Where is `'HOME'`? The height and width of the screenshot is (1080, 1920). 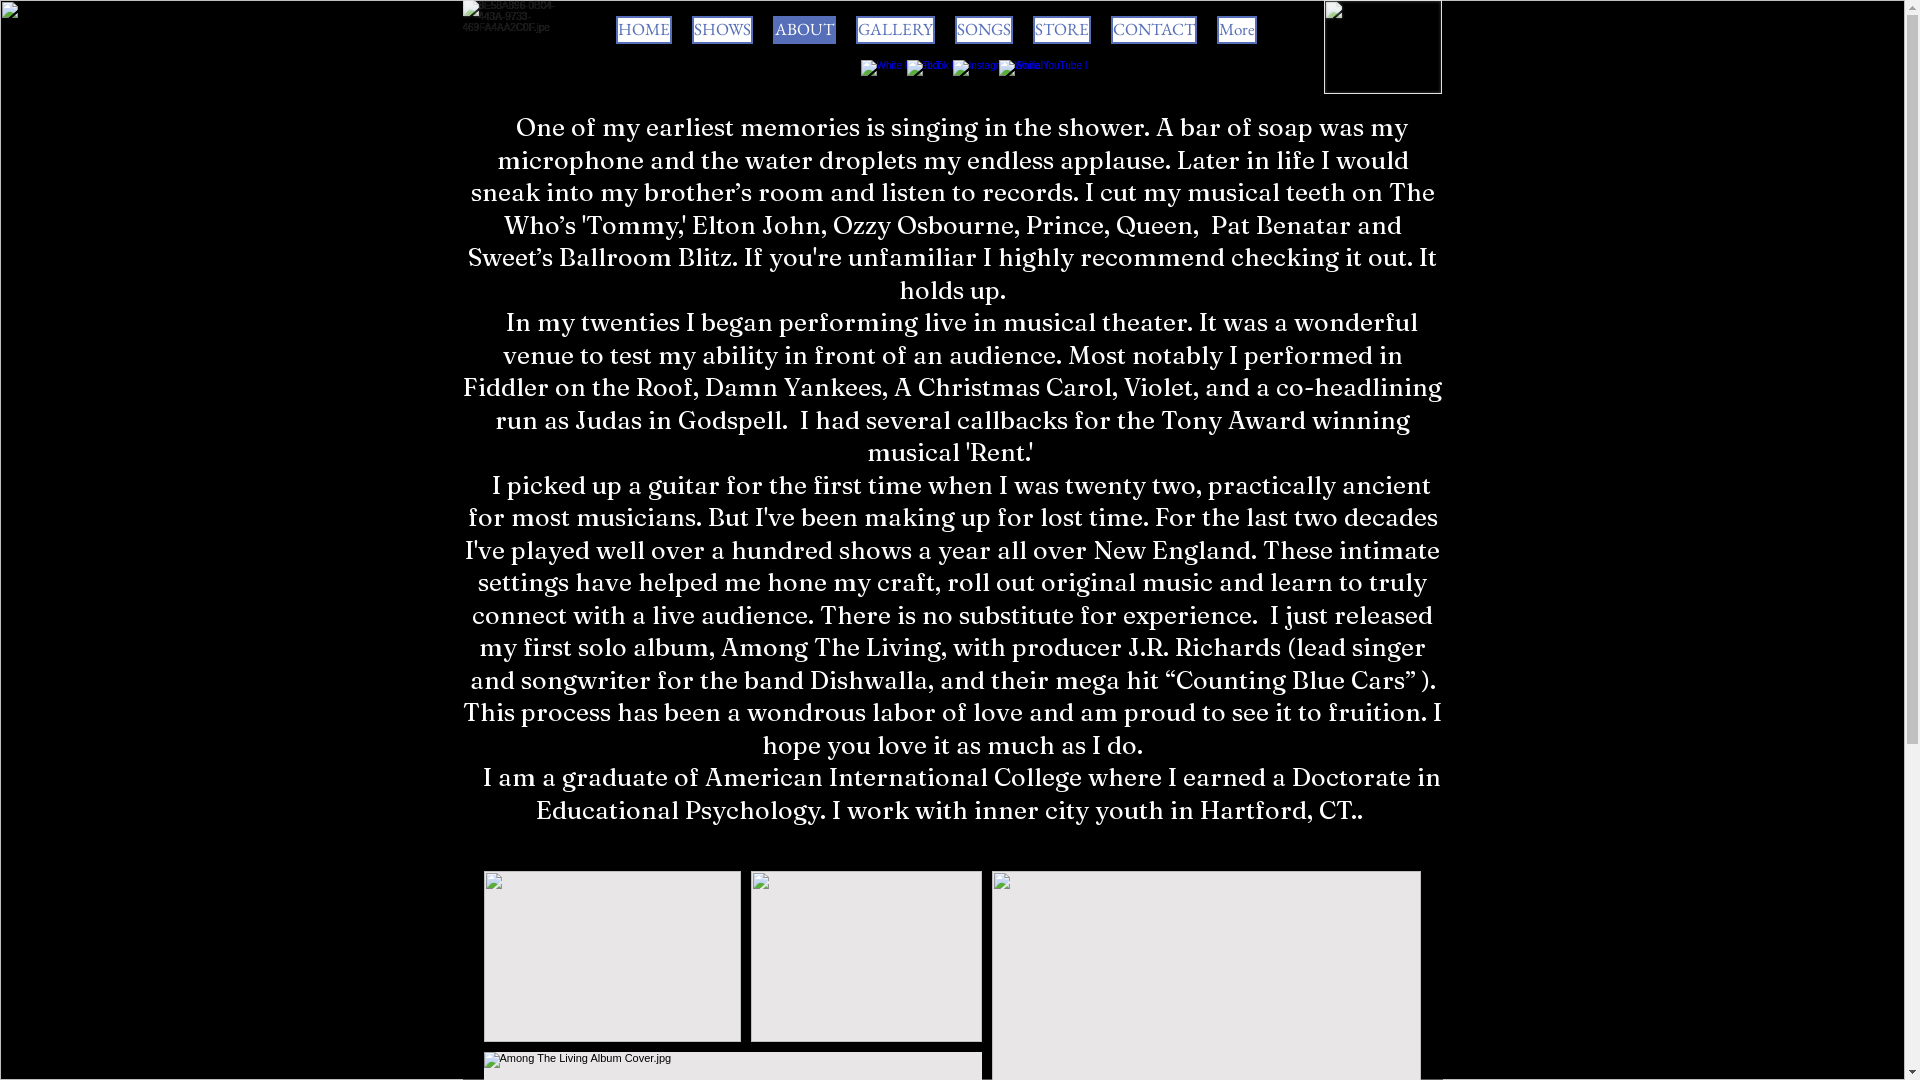
'HOME' is located at coordinates (614, 30).